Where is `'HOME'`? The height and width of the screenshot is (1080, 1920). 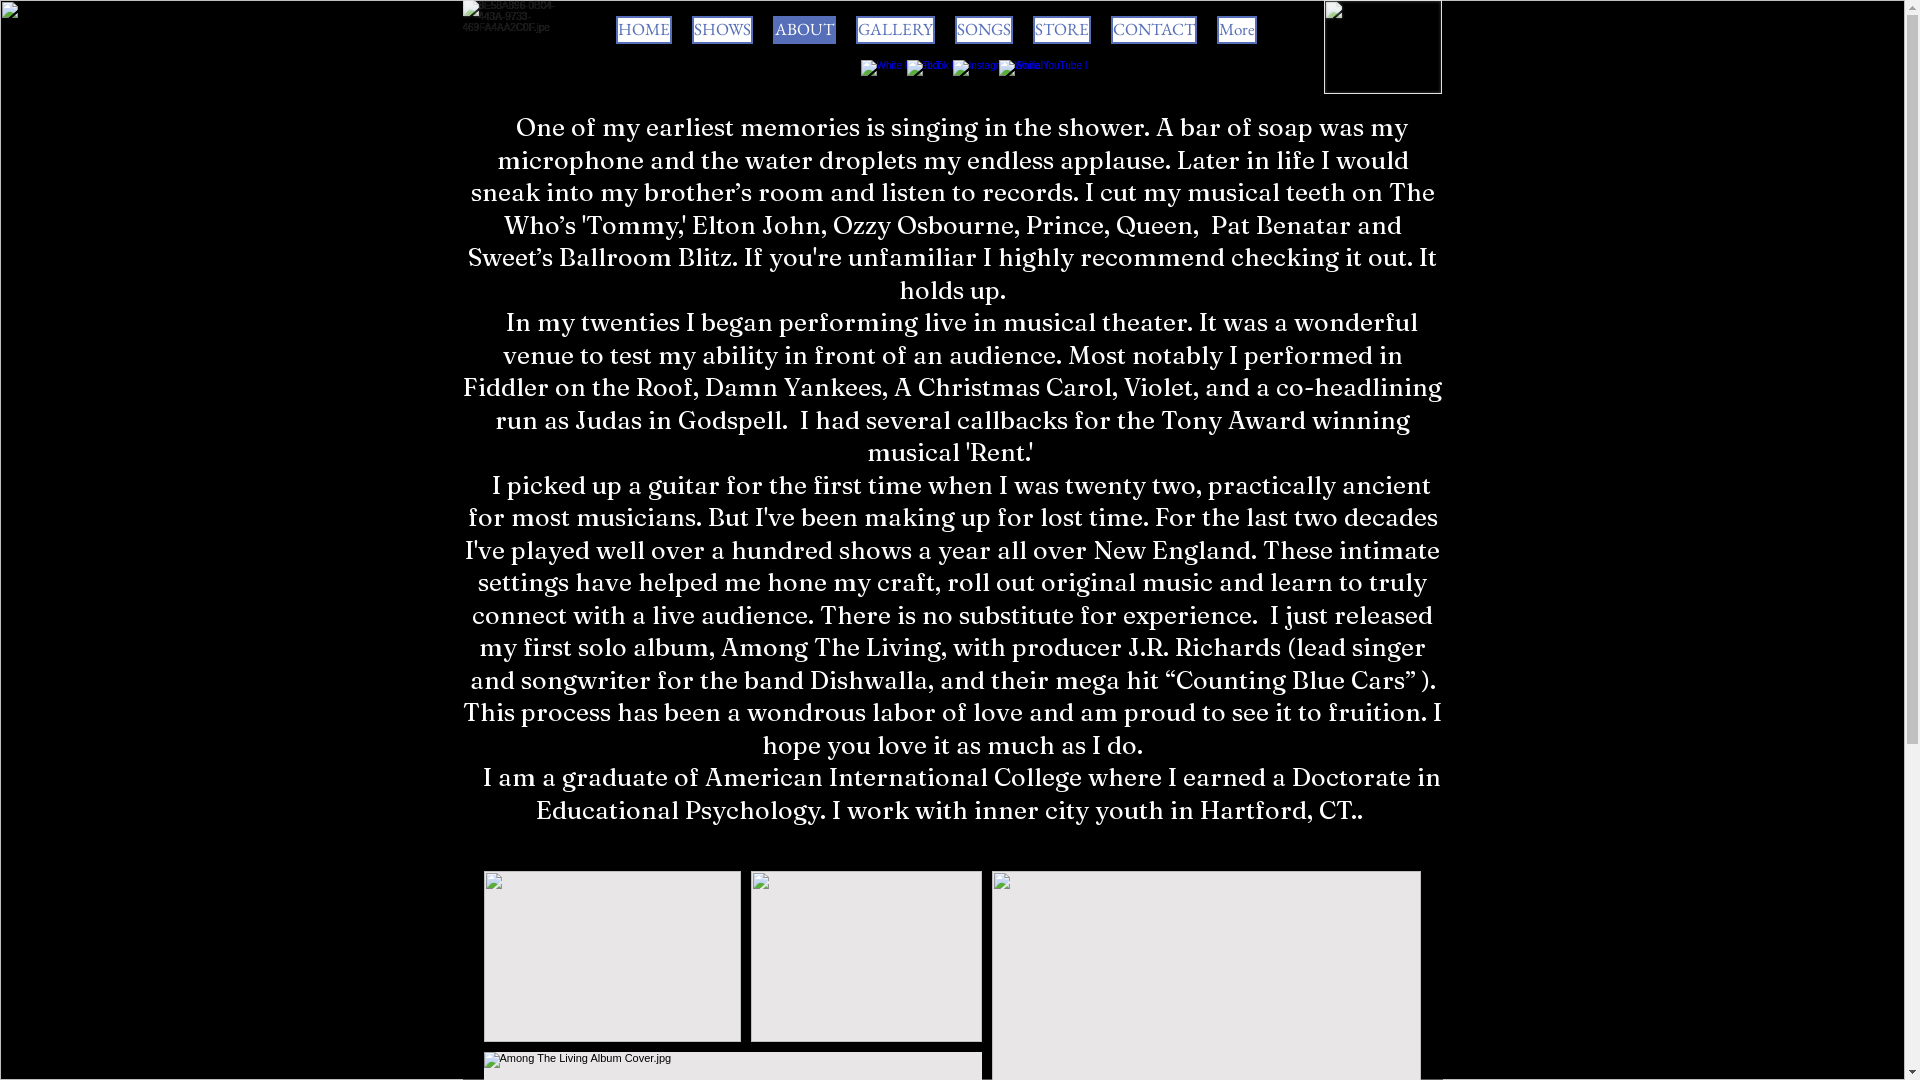
'HOME' is located at coordinates (614, 30).